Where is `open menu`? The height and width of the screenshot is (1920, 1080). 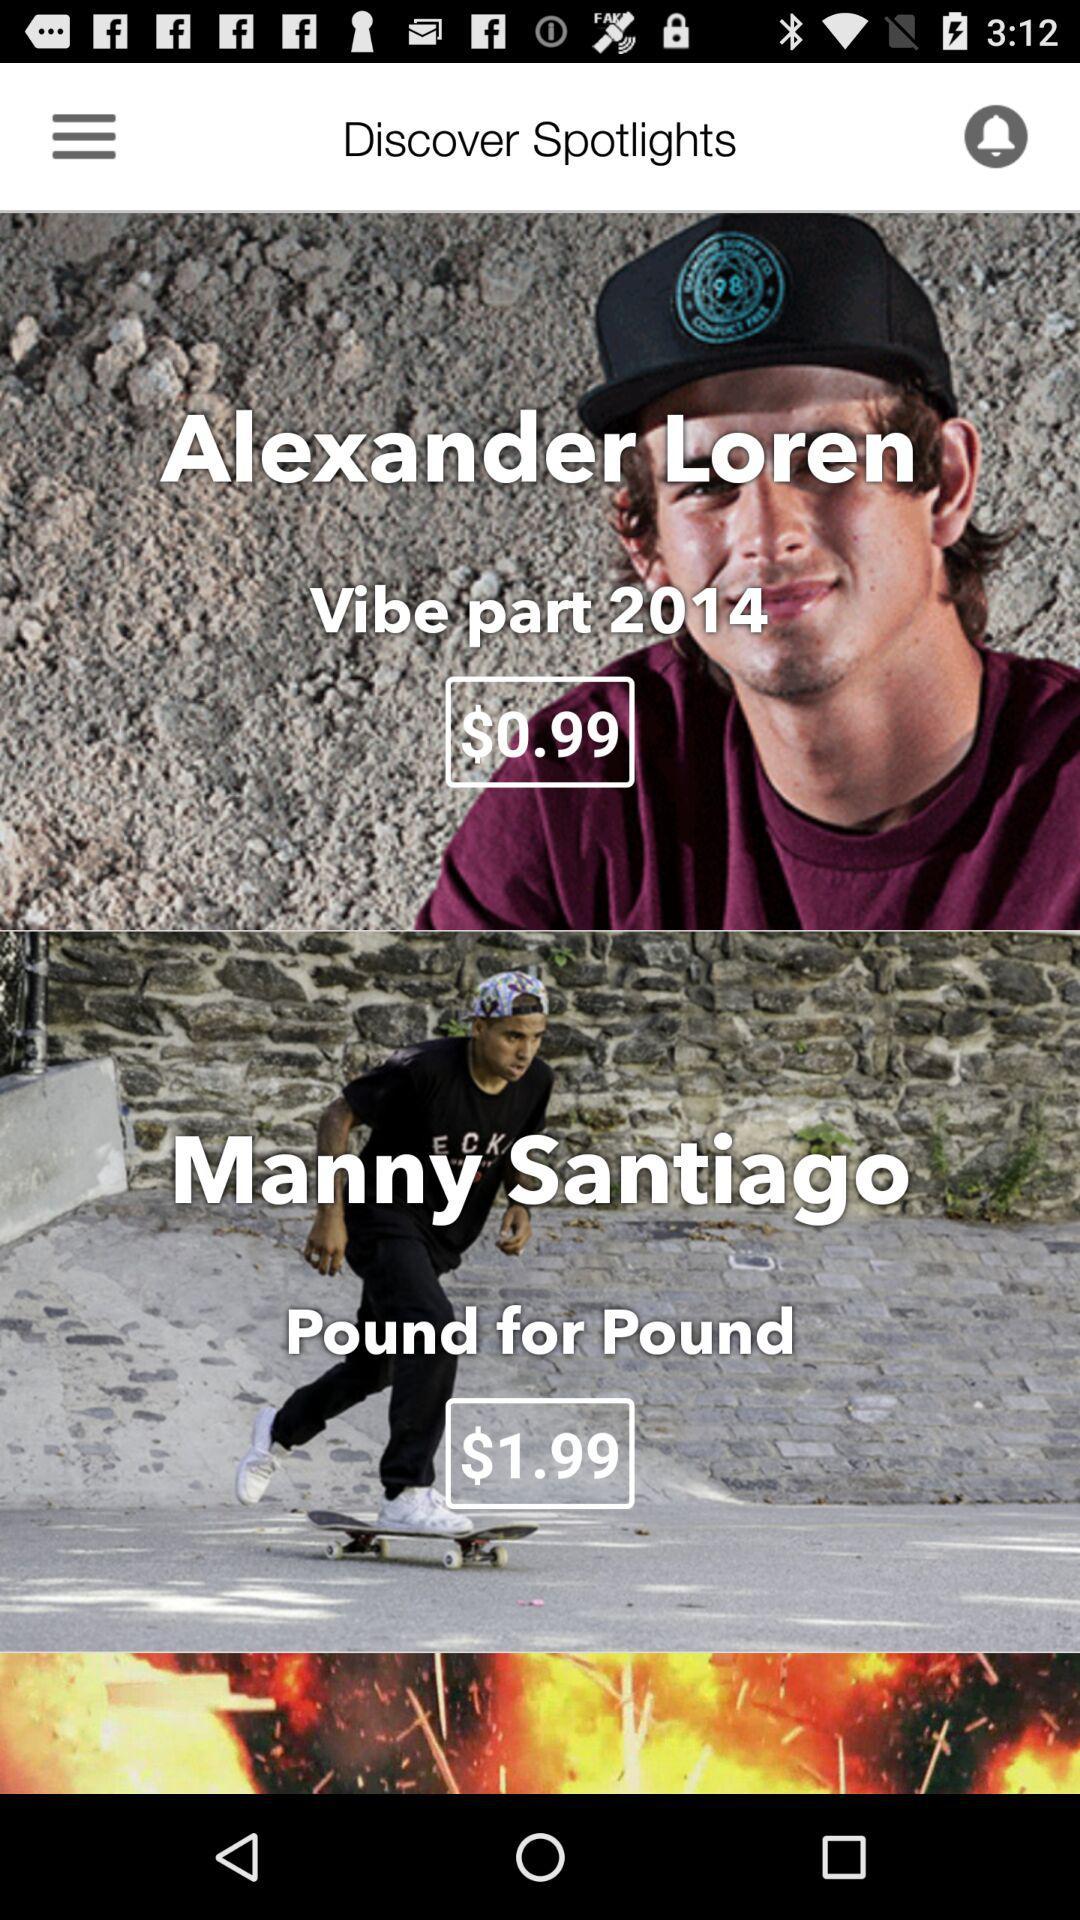 open menu is located at coordinates (83, 135).